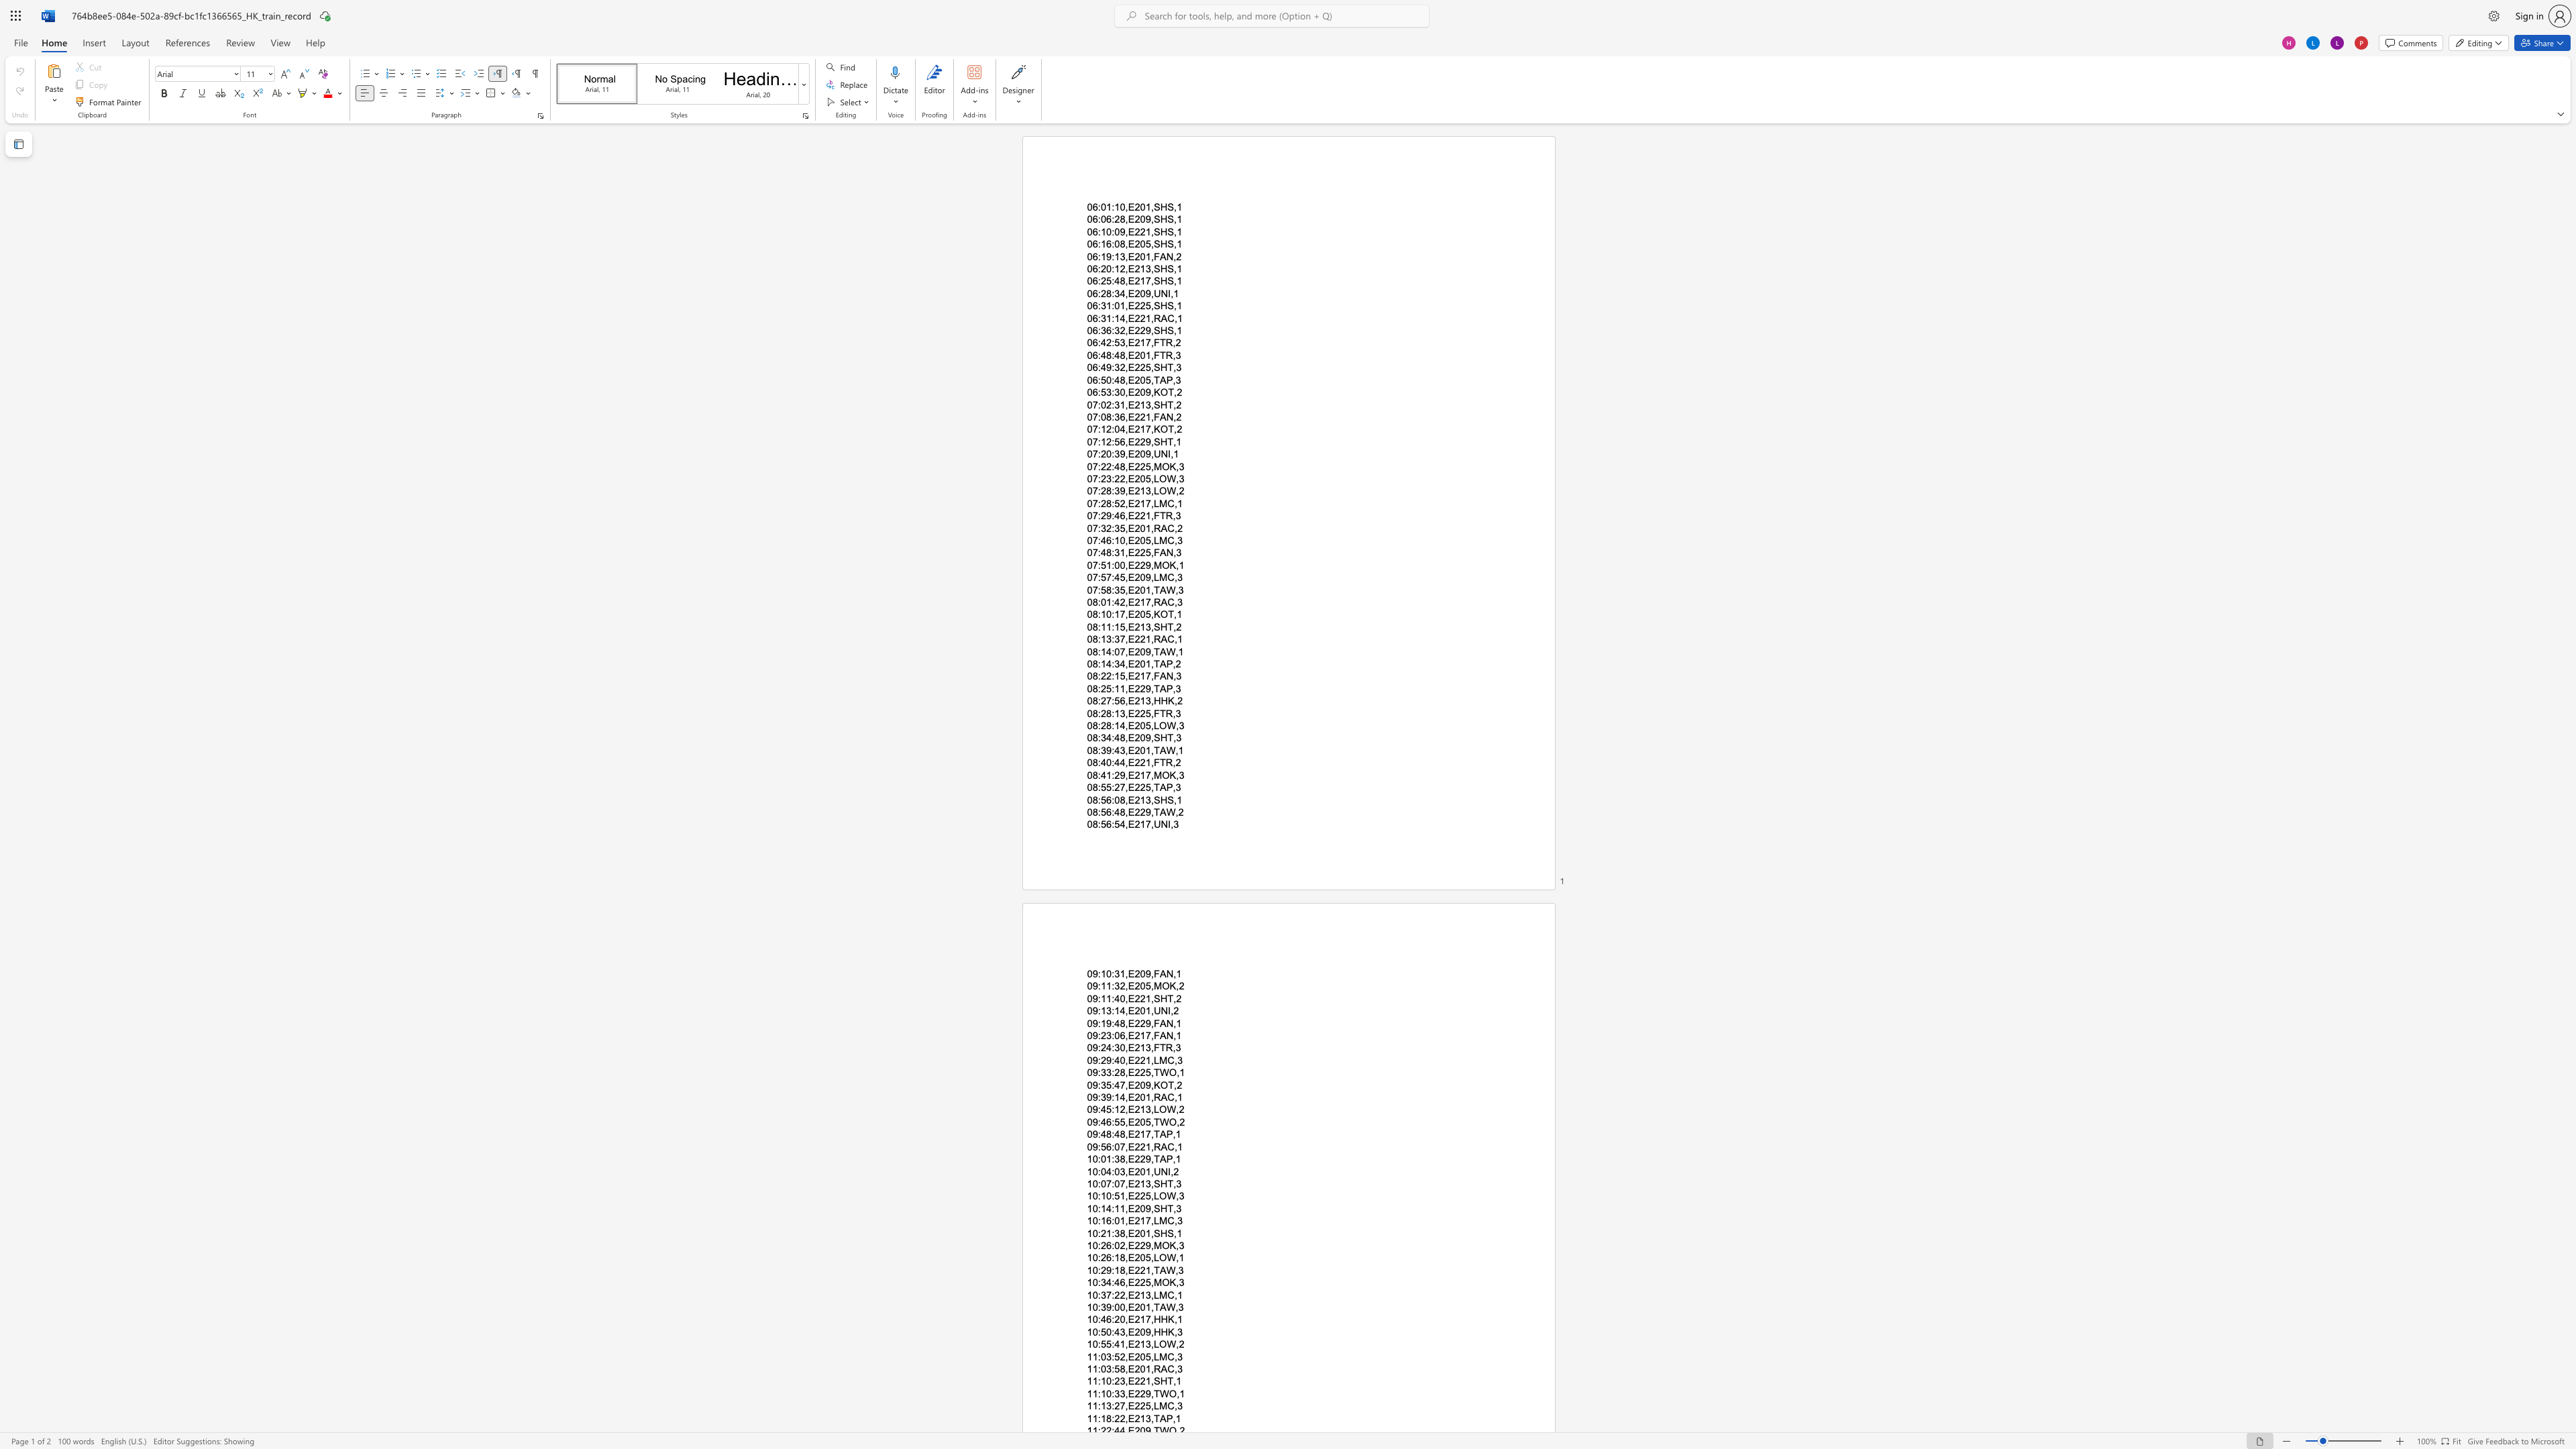 The width and height of the screenshot is (2576, 1449). What do you see at coordinates (1092, 1367) in the screenshot?
I see `the subset text "1:03:58,E201,RAC" within the text "11:03:58,E201,RAC,3"` at bounding box center [1092, 1367].